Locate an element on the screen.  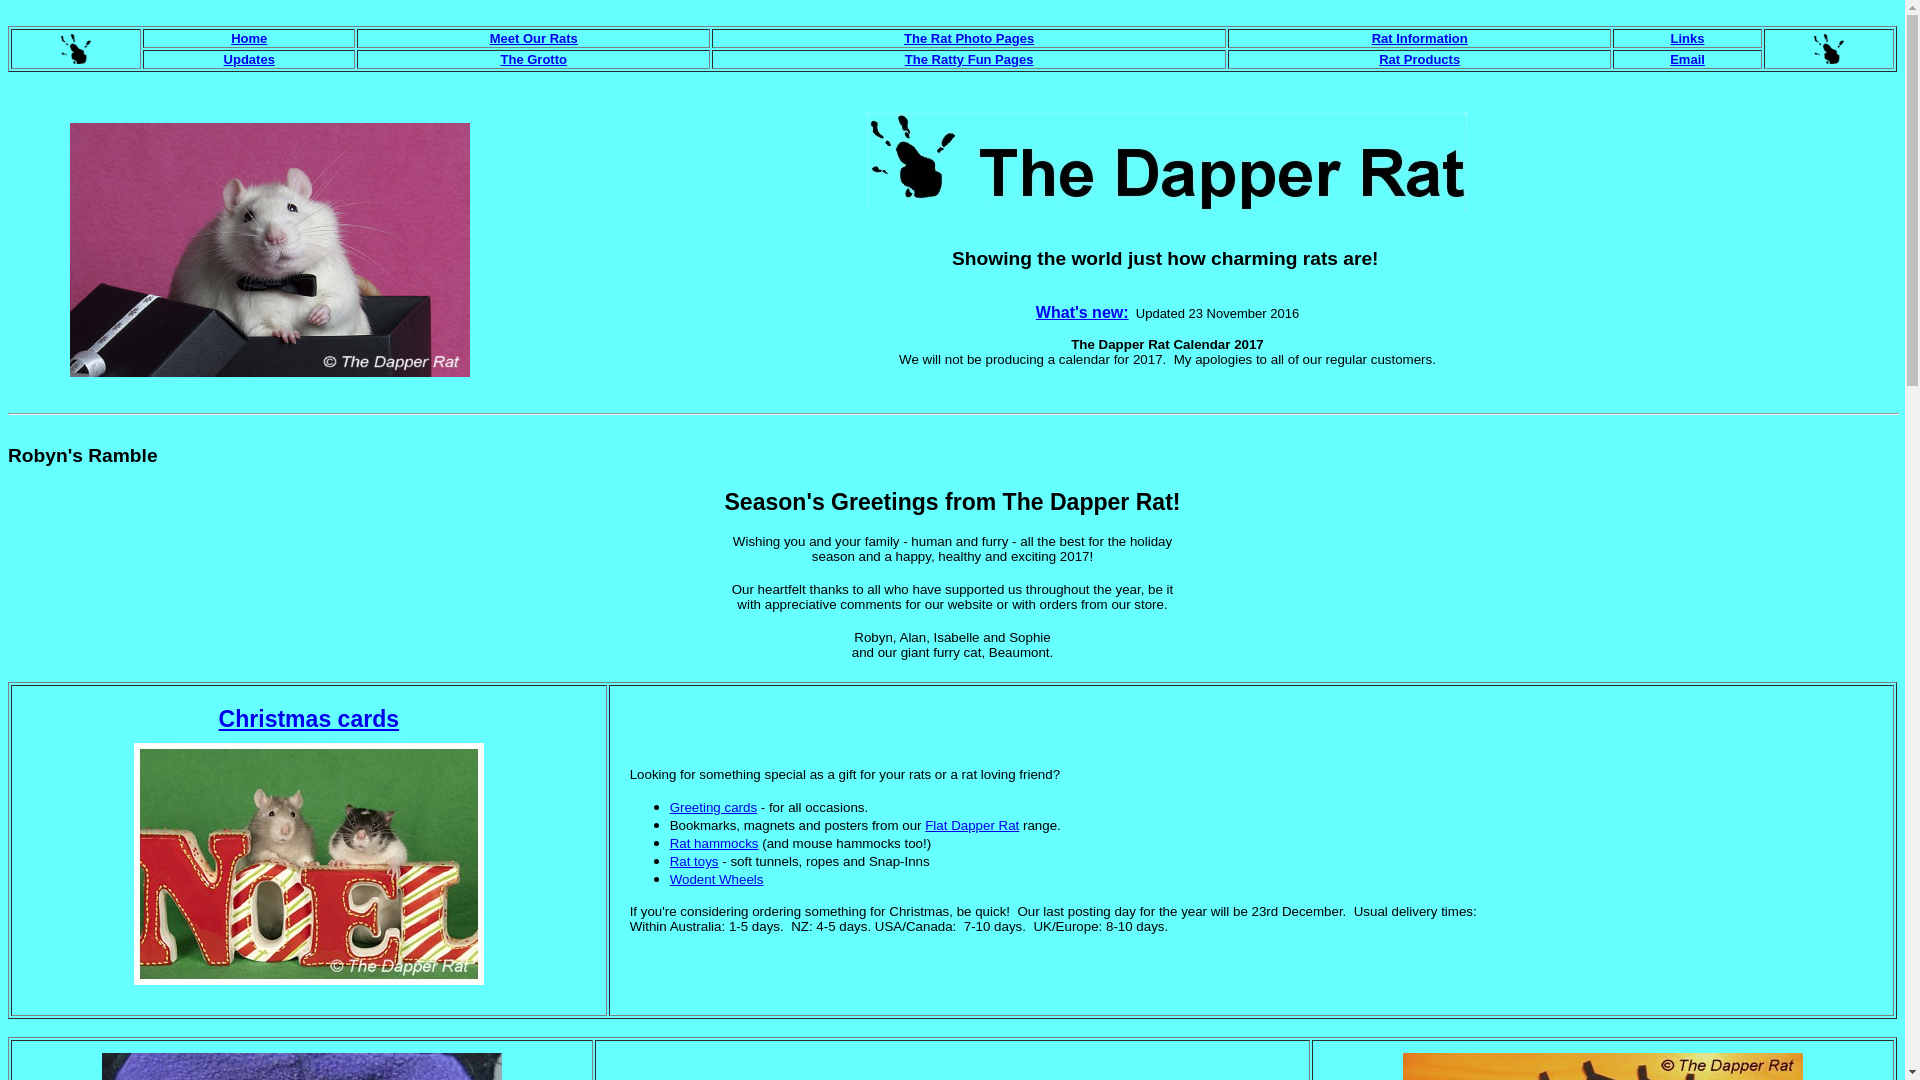
'Rat Products' is located at coordinates (1418, 58).